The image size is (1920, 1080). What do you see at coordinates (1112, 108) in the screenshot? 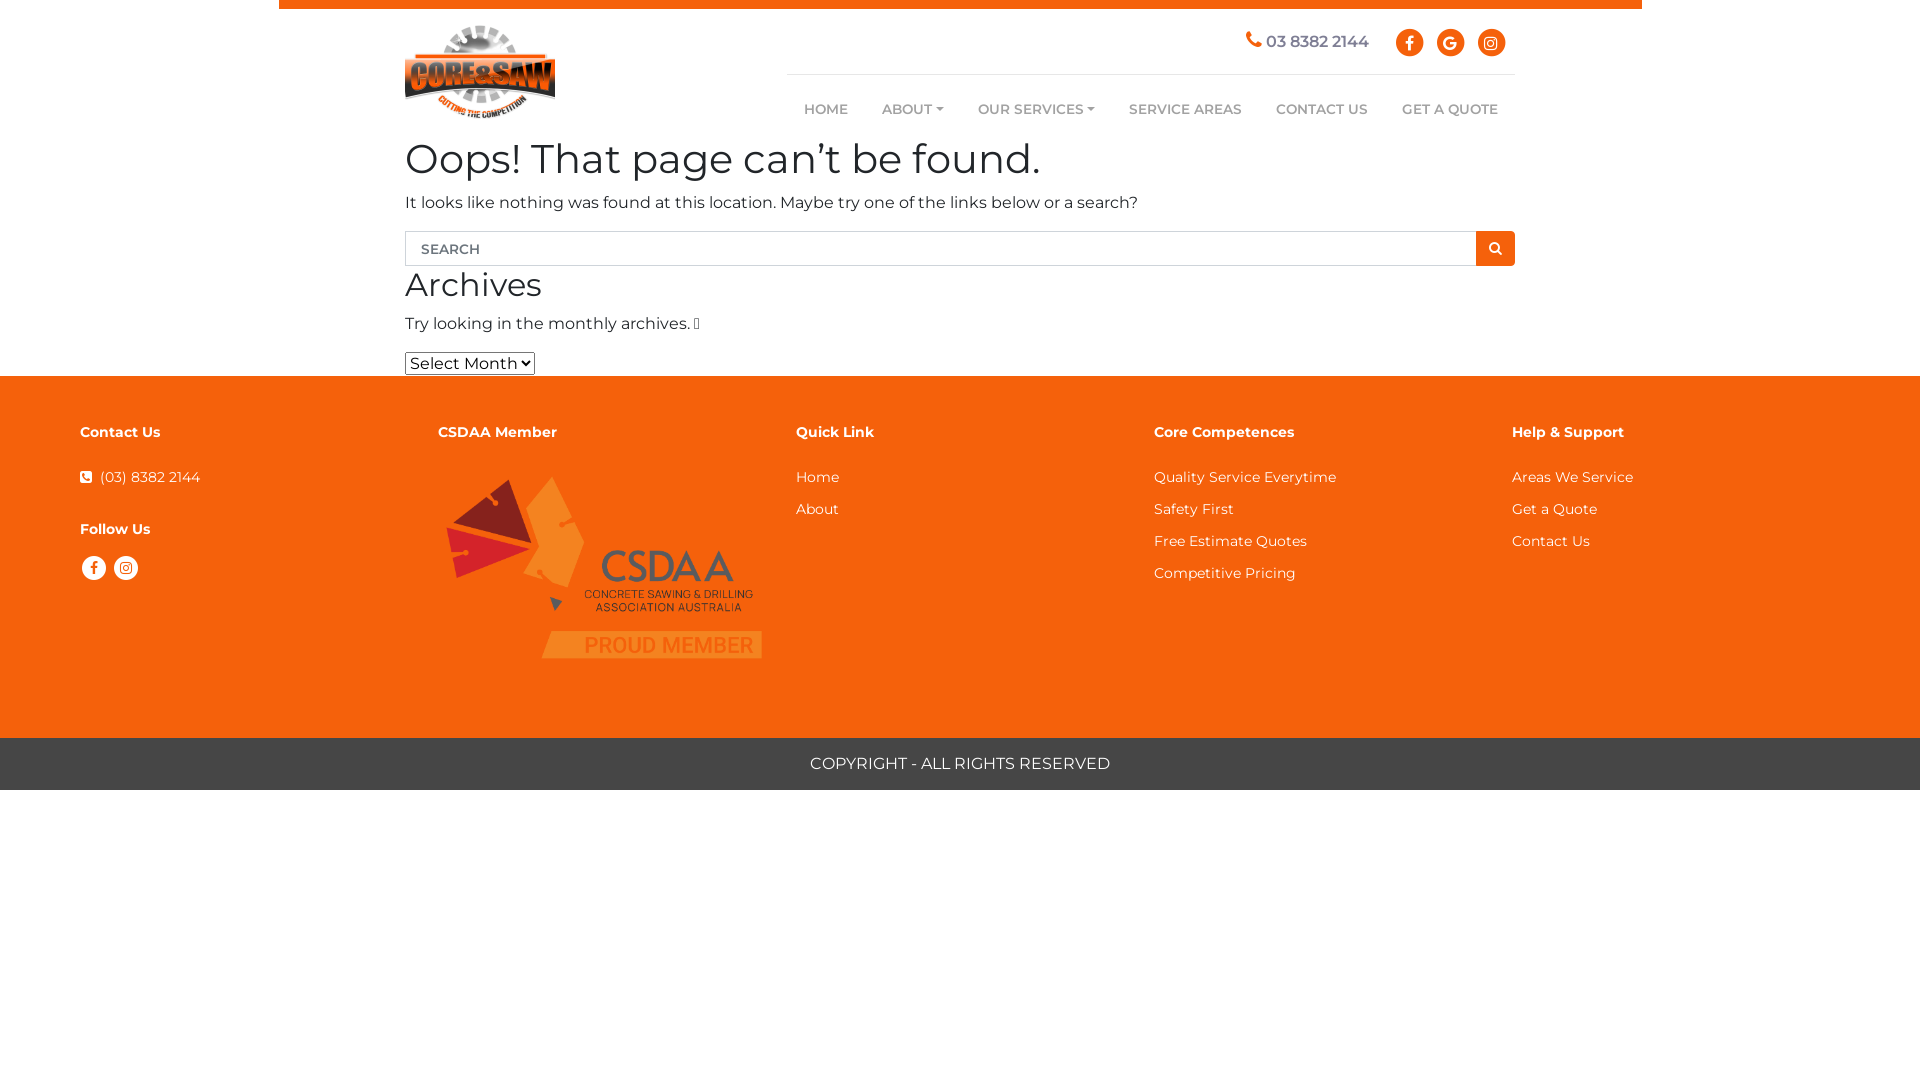
I see `'SERVICE AREAS'` at bounding box center [1112, 108].